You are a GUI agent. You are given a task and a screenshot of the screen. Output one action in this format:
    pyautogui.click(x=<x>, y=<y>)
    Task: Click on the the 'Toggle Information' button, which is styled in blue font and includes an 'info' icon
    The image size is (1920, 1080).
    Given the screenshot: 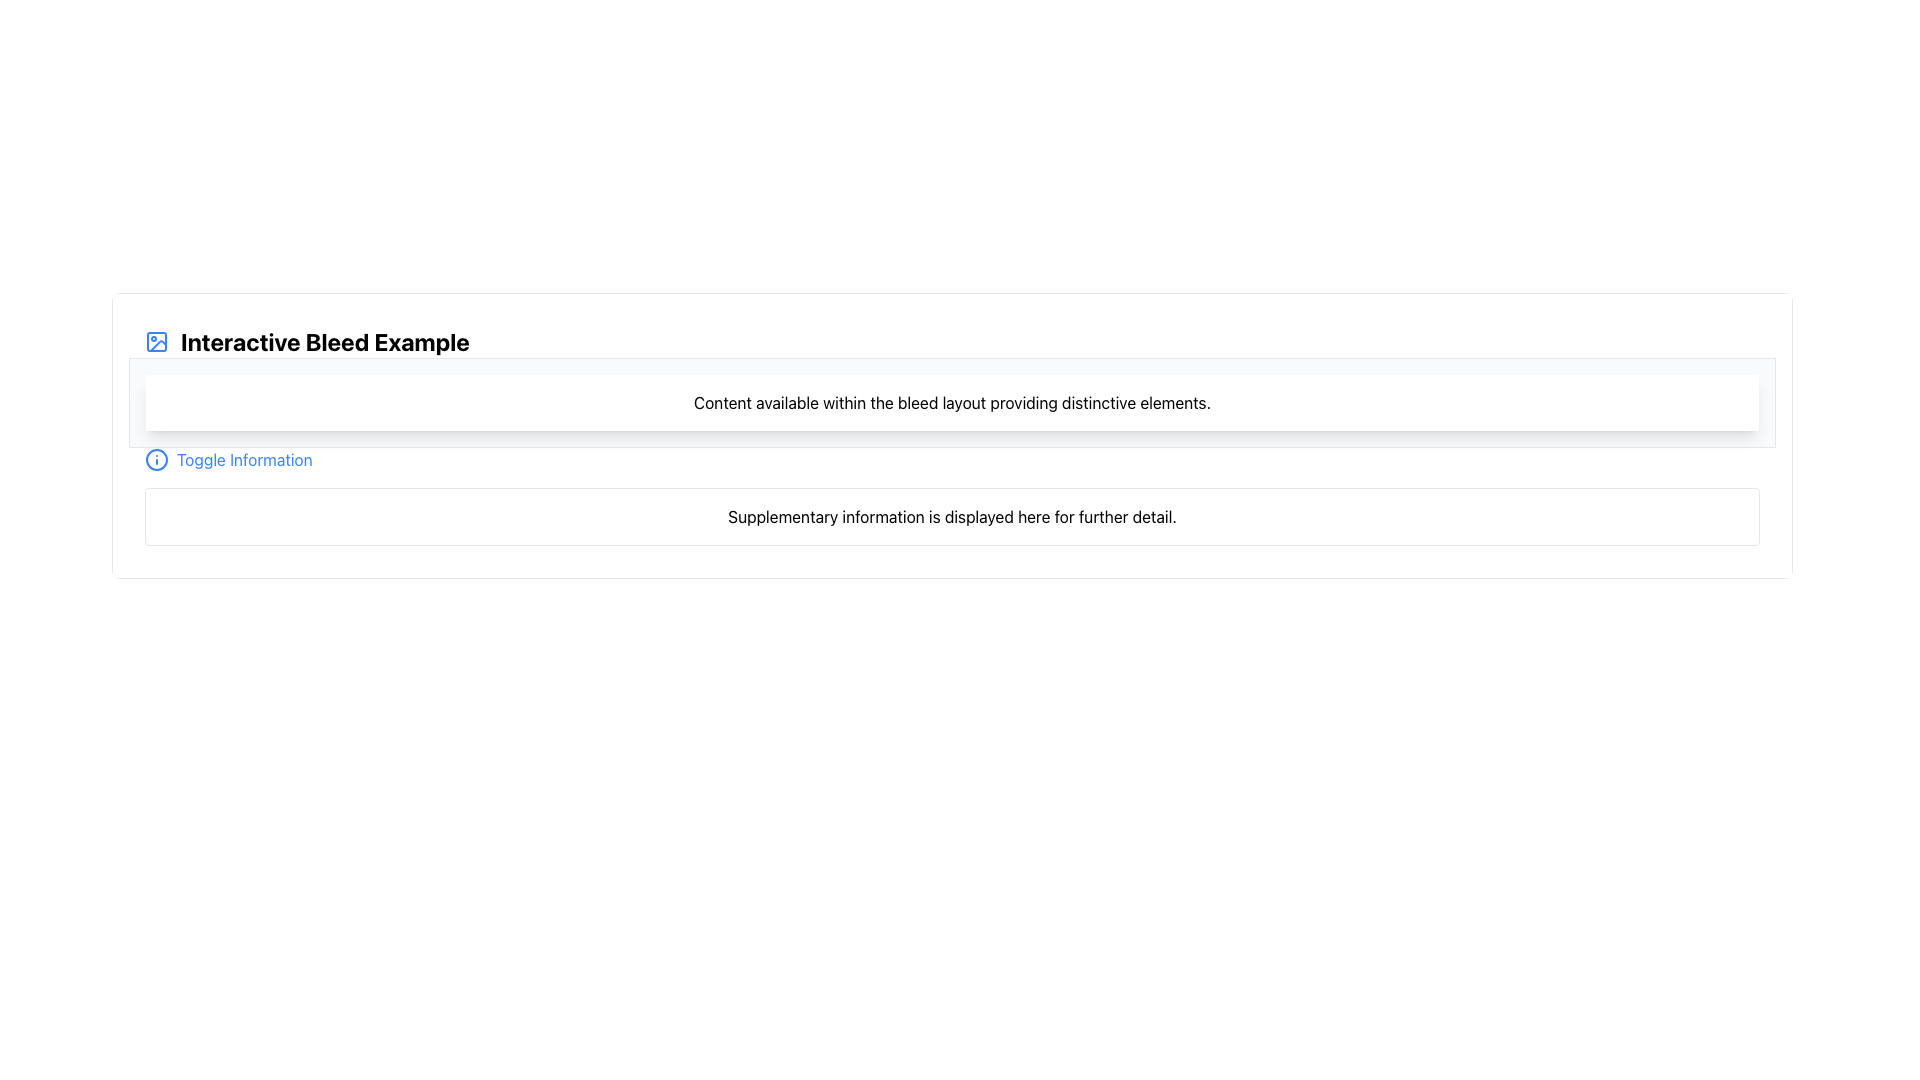 What is the action you would take?
    pyautogui.click(x=227, y=459)
    